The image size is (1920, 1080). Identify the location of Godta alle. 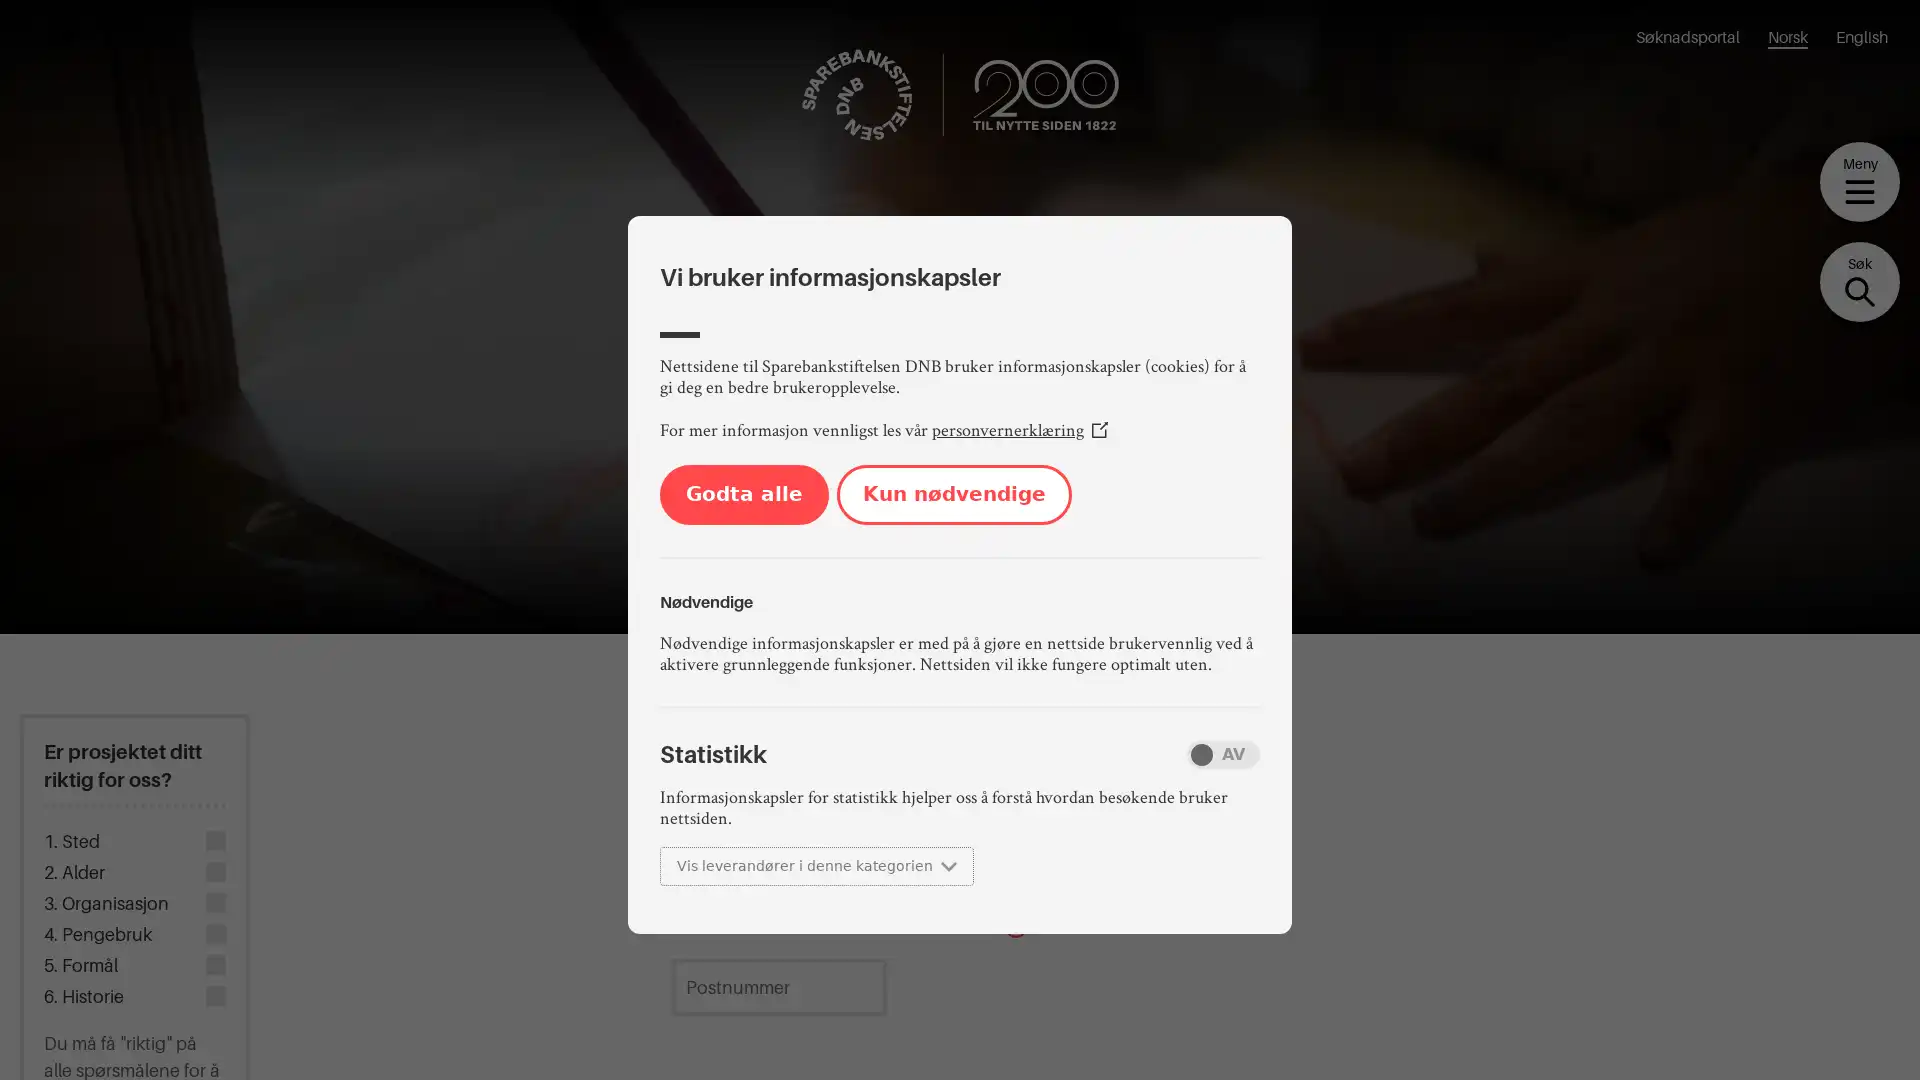
(743, 494).